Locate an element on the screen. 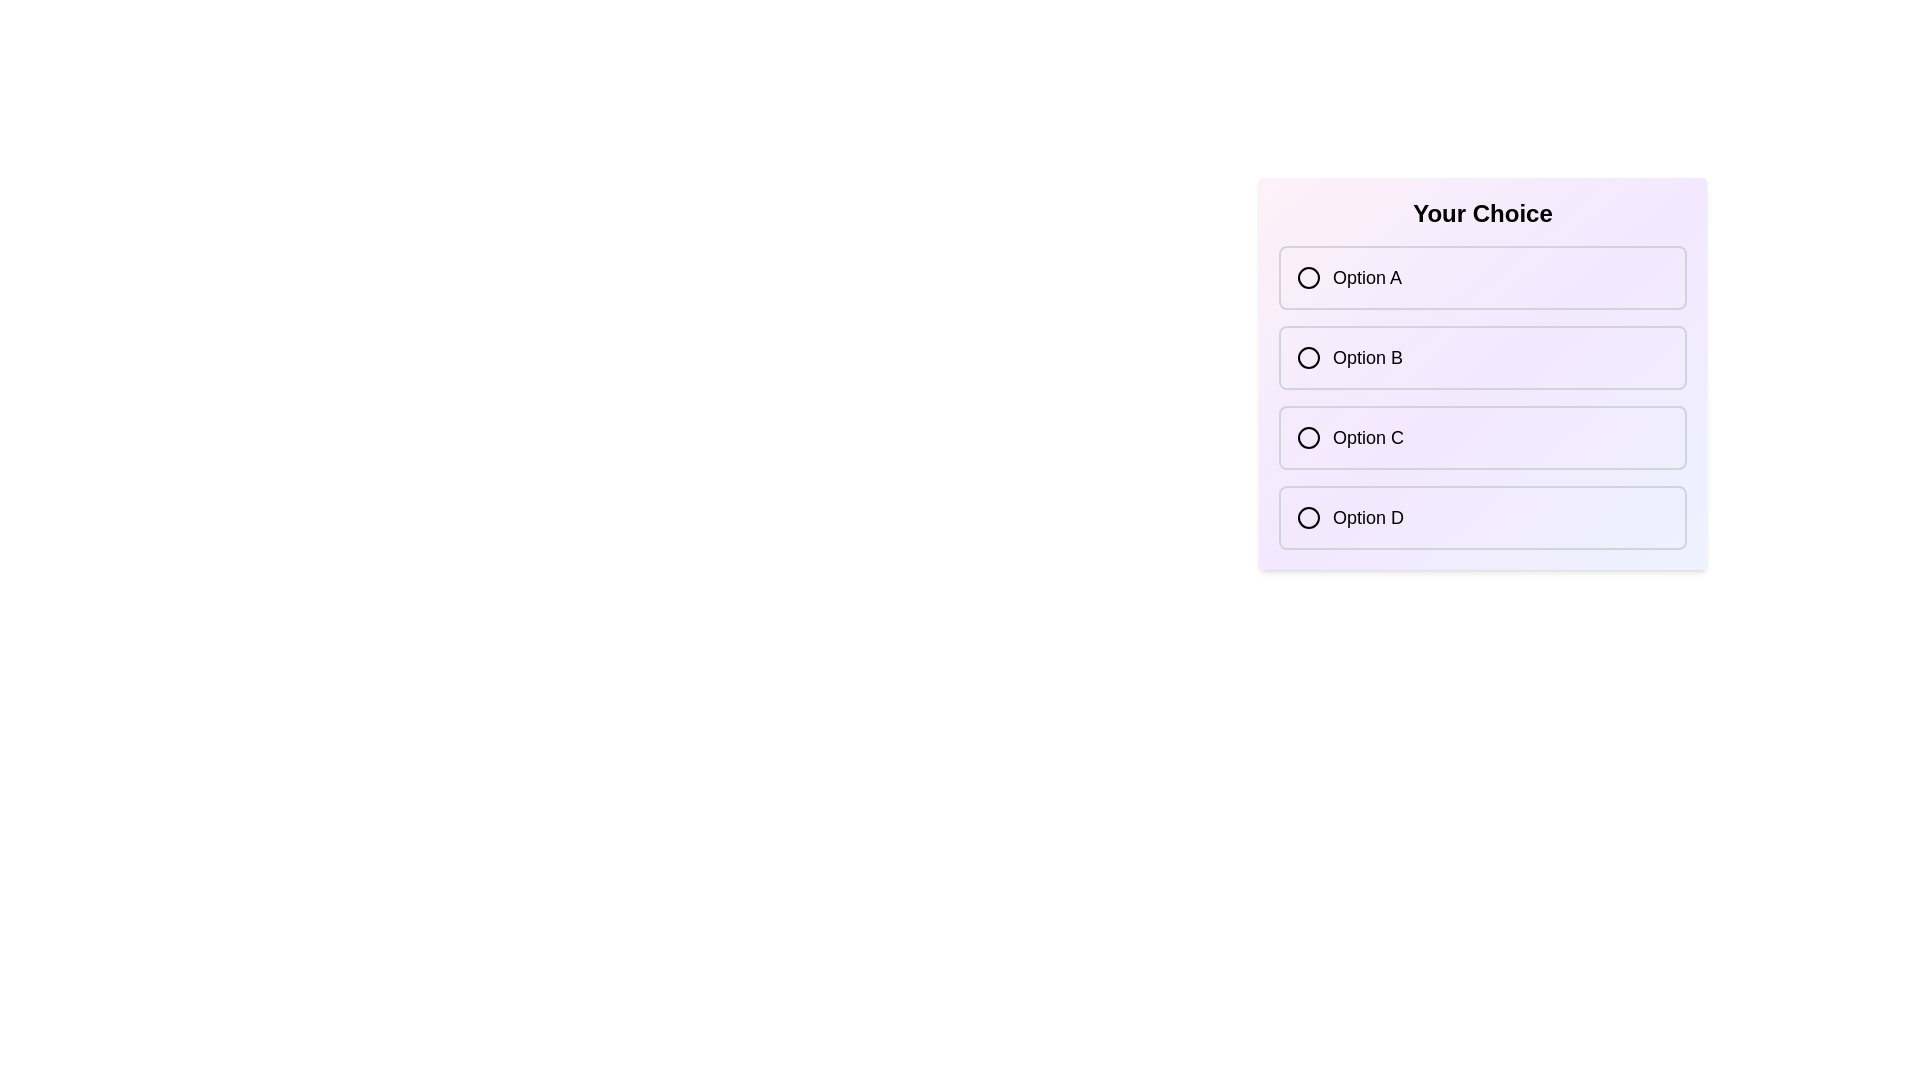 This screenshot has width=1920, height=1080. the option Option B to observe the hover effect is located at coordinates (1483, 357).